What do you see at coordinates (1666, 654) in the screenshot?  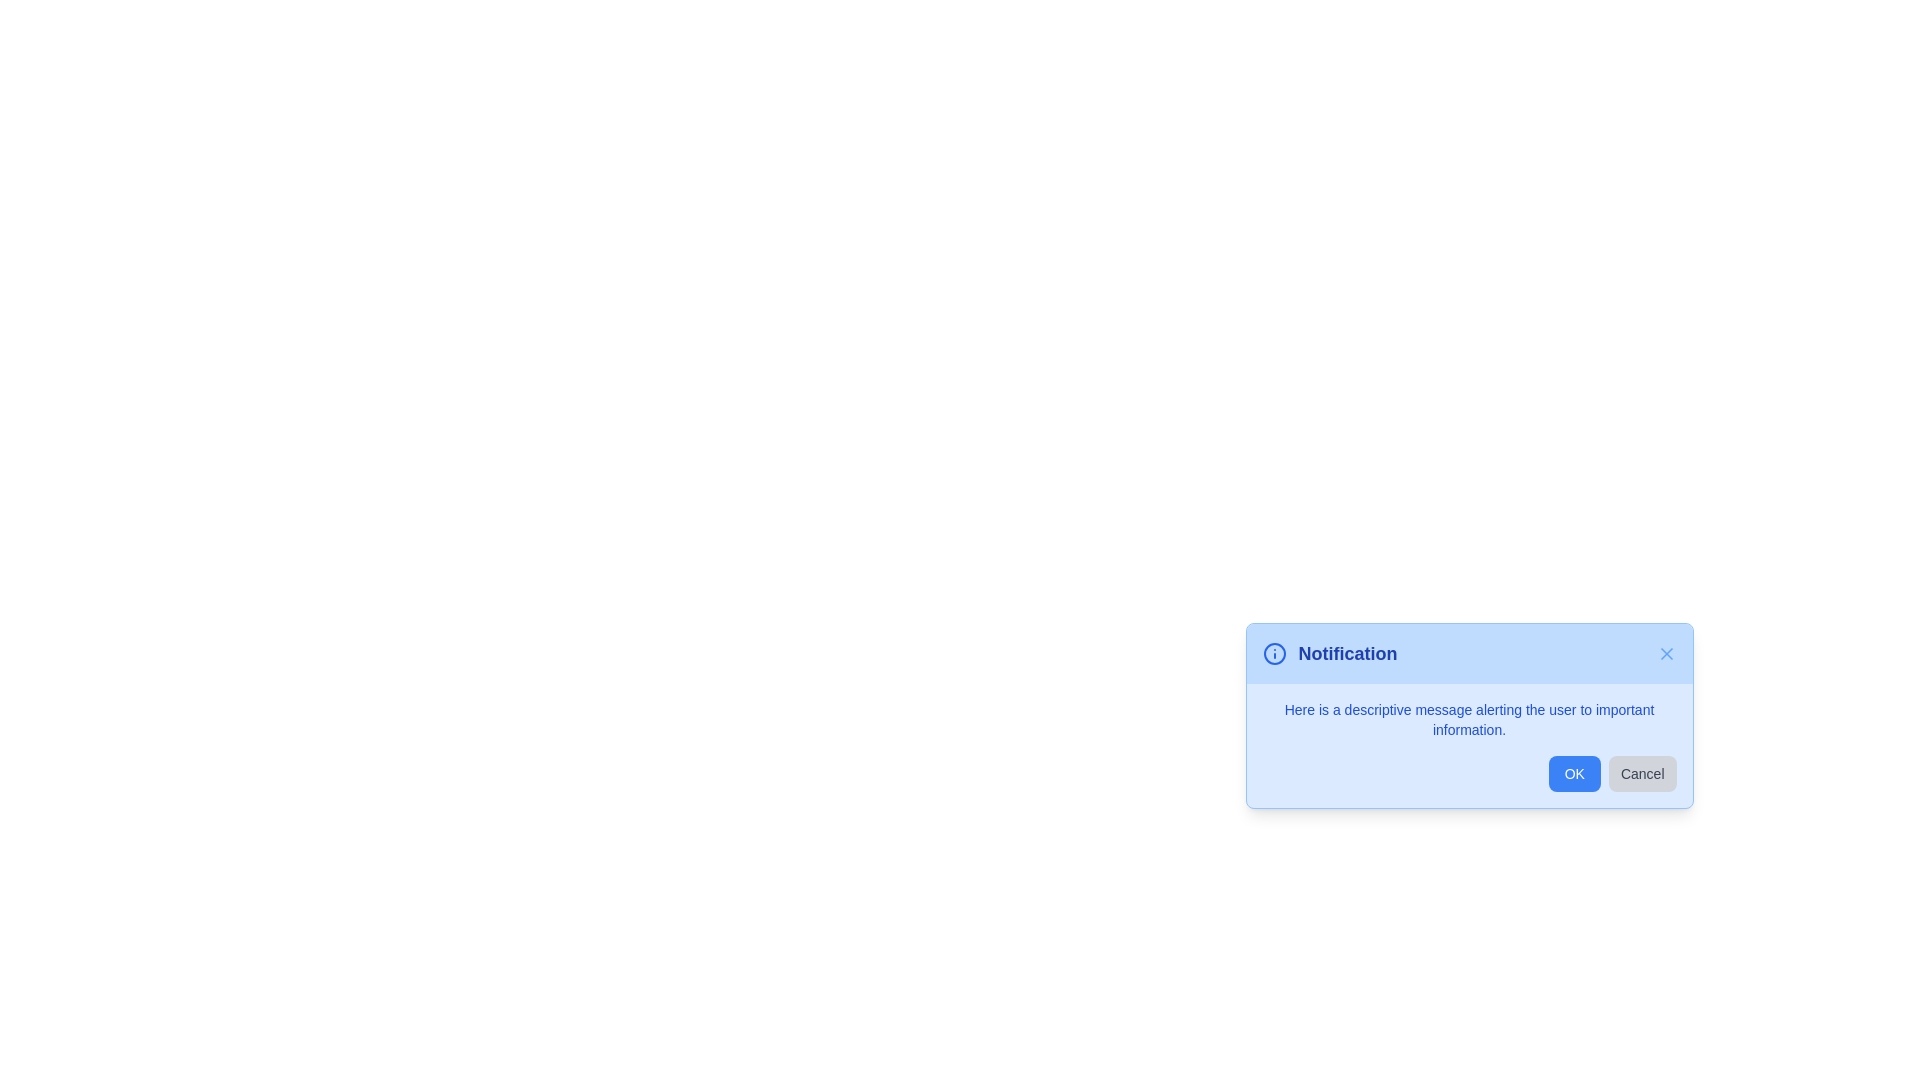 I see `the 'X' button in the header of the alert to close it` at bounding box center [1666, 654].